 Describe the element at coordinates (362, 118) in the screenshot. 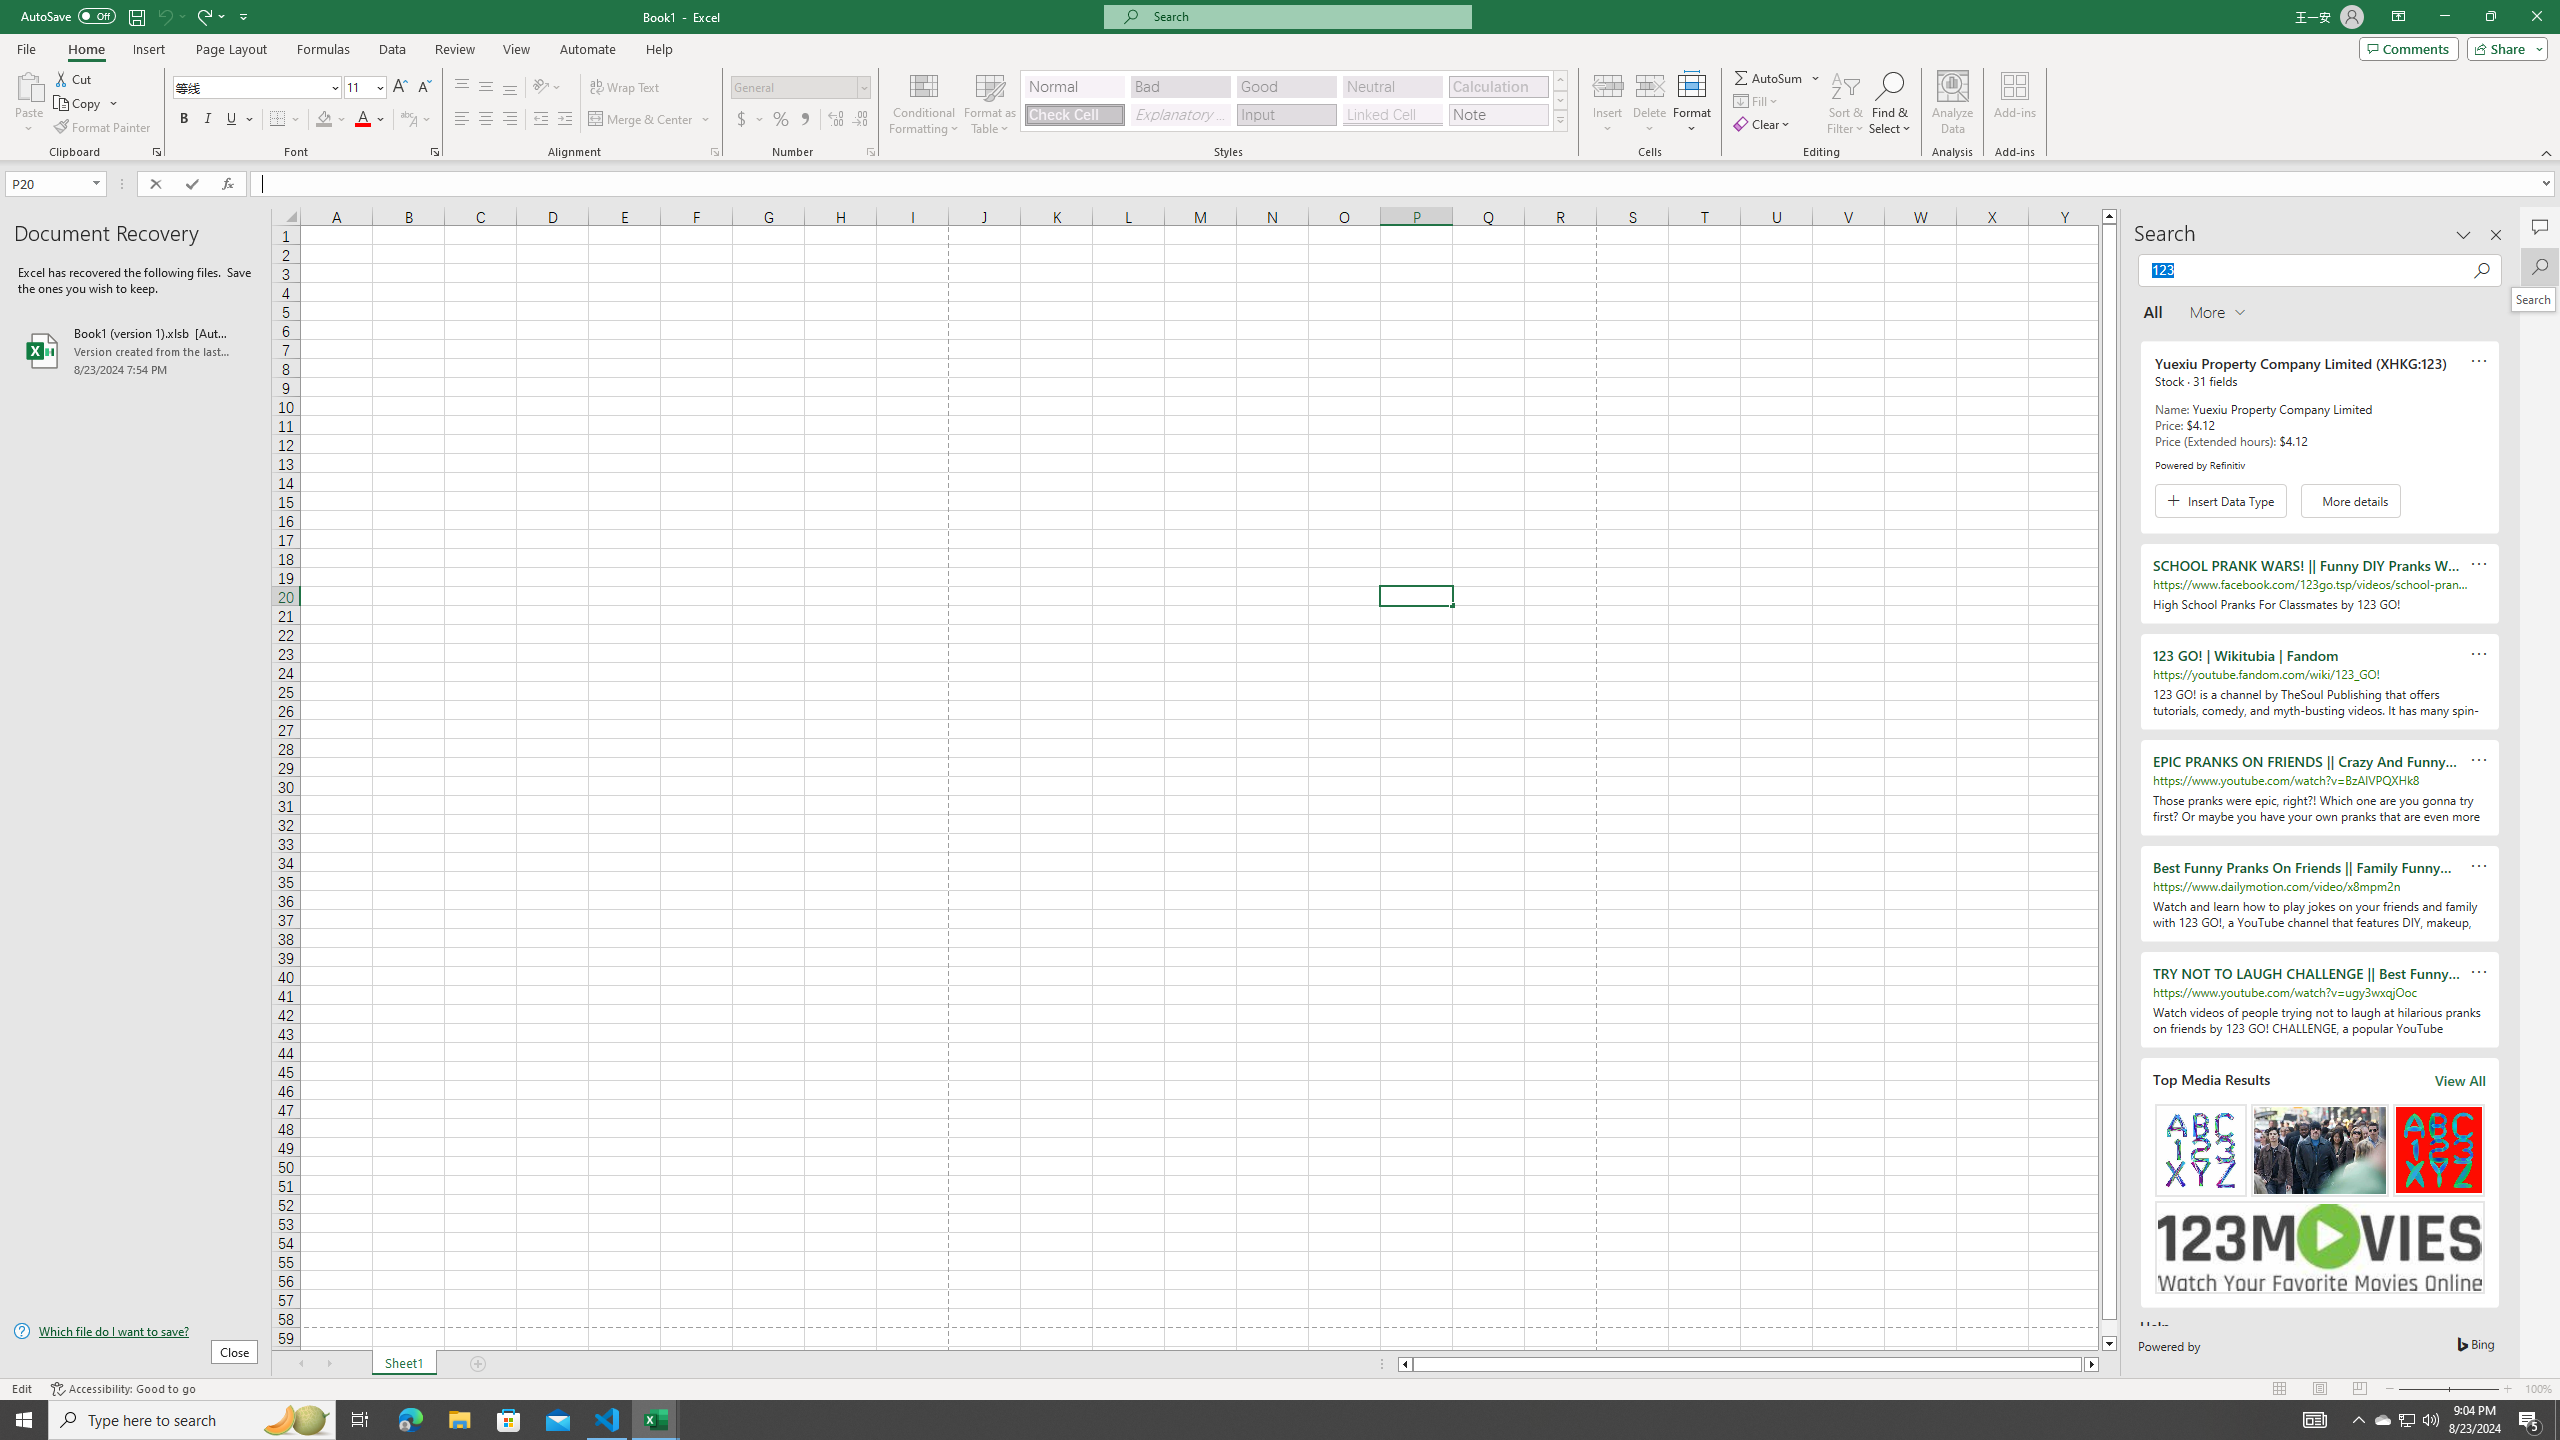

I see `'Font Color RGB(255, 0, 0)'` at that location.